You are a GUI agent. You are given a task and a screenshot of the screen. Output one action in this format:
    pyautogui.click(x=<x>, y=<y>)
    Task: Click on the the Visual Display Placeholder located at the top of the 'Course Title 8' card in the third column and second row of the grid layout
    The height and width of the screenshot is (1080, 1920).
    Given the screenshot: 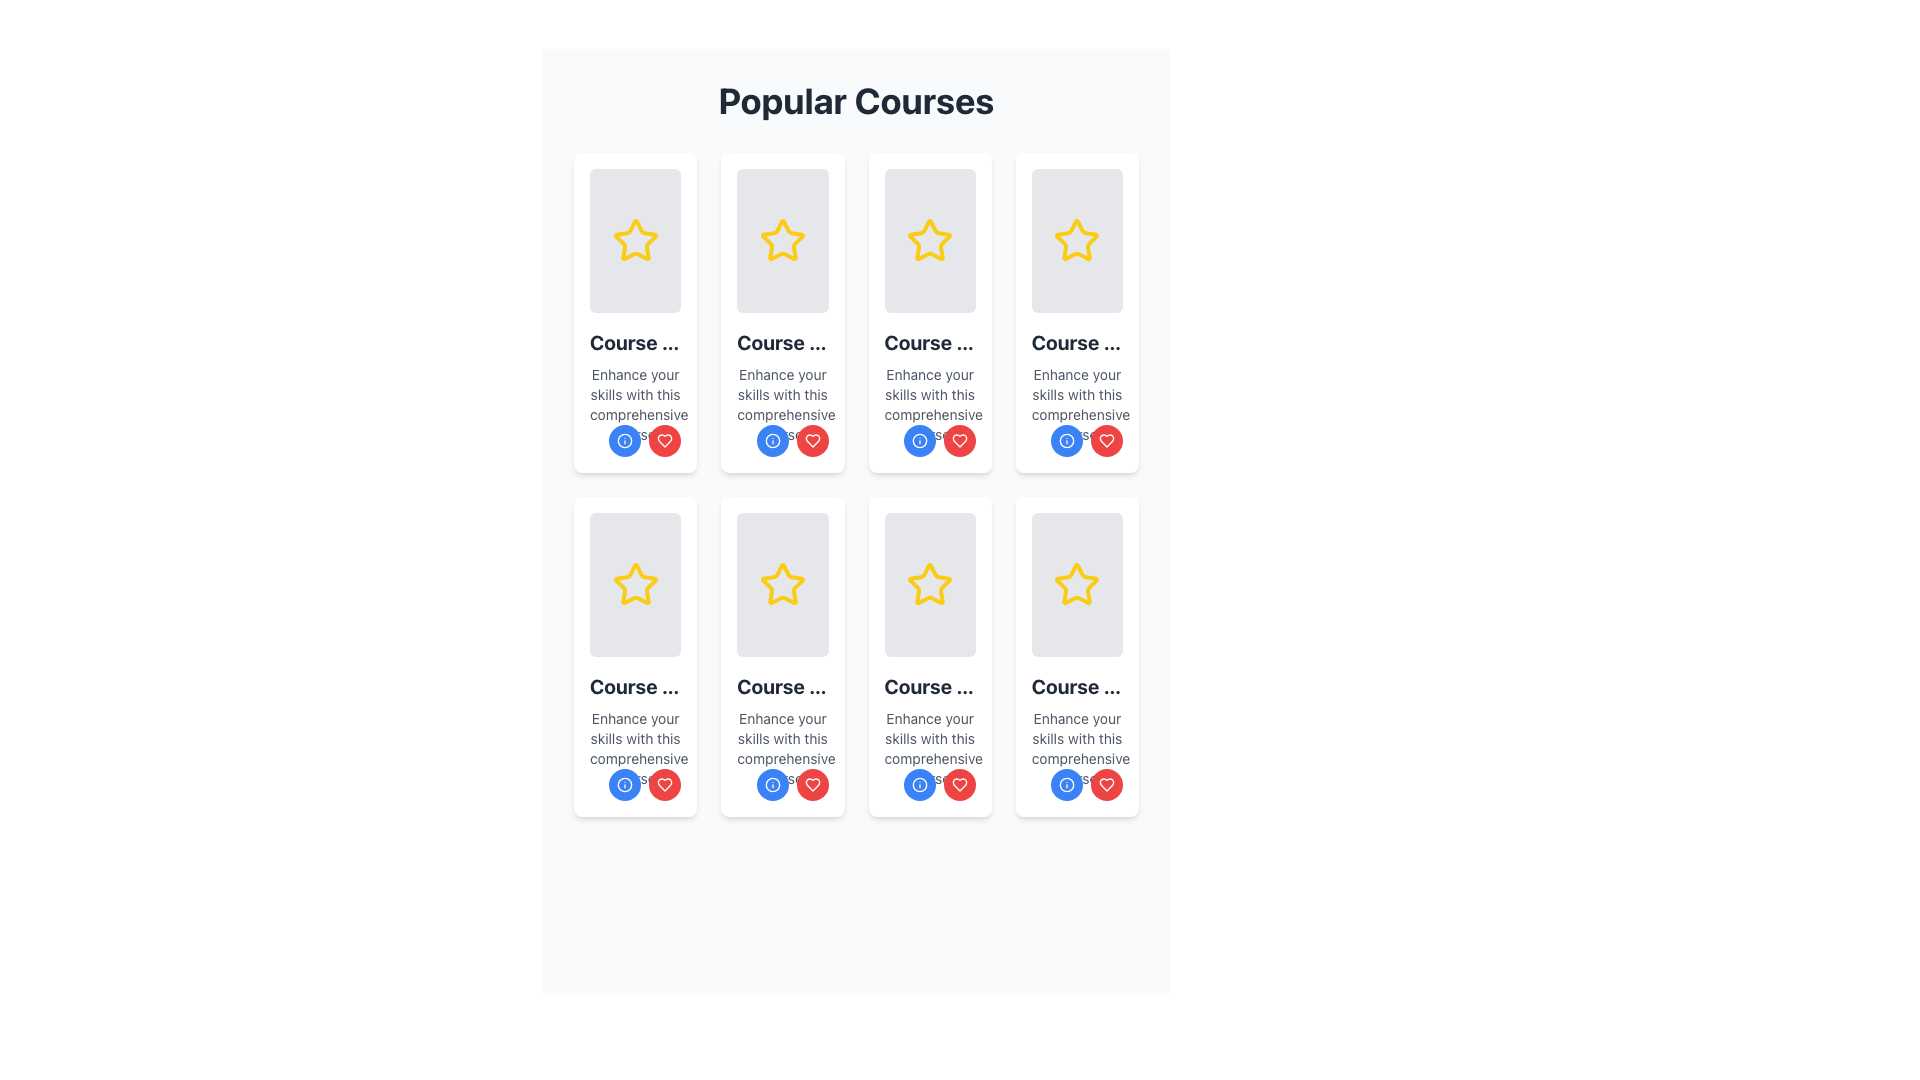 What is the action you would take?
    pyautogui.click(x=1076, y=585)
    